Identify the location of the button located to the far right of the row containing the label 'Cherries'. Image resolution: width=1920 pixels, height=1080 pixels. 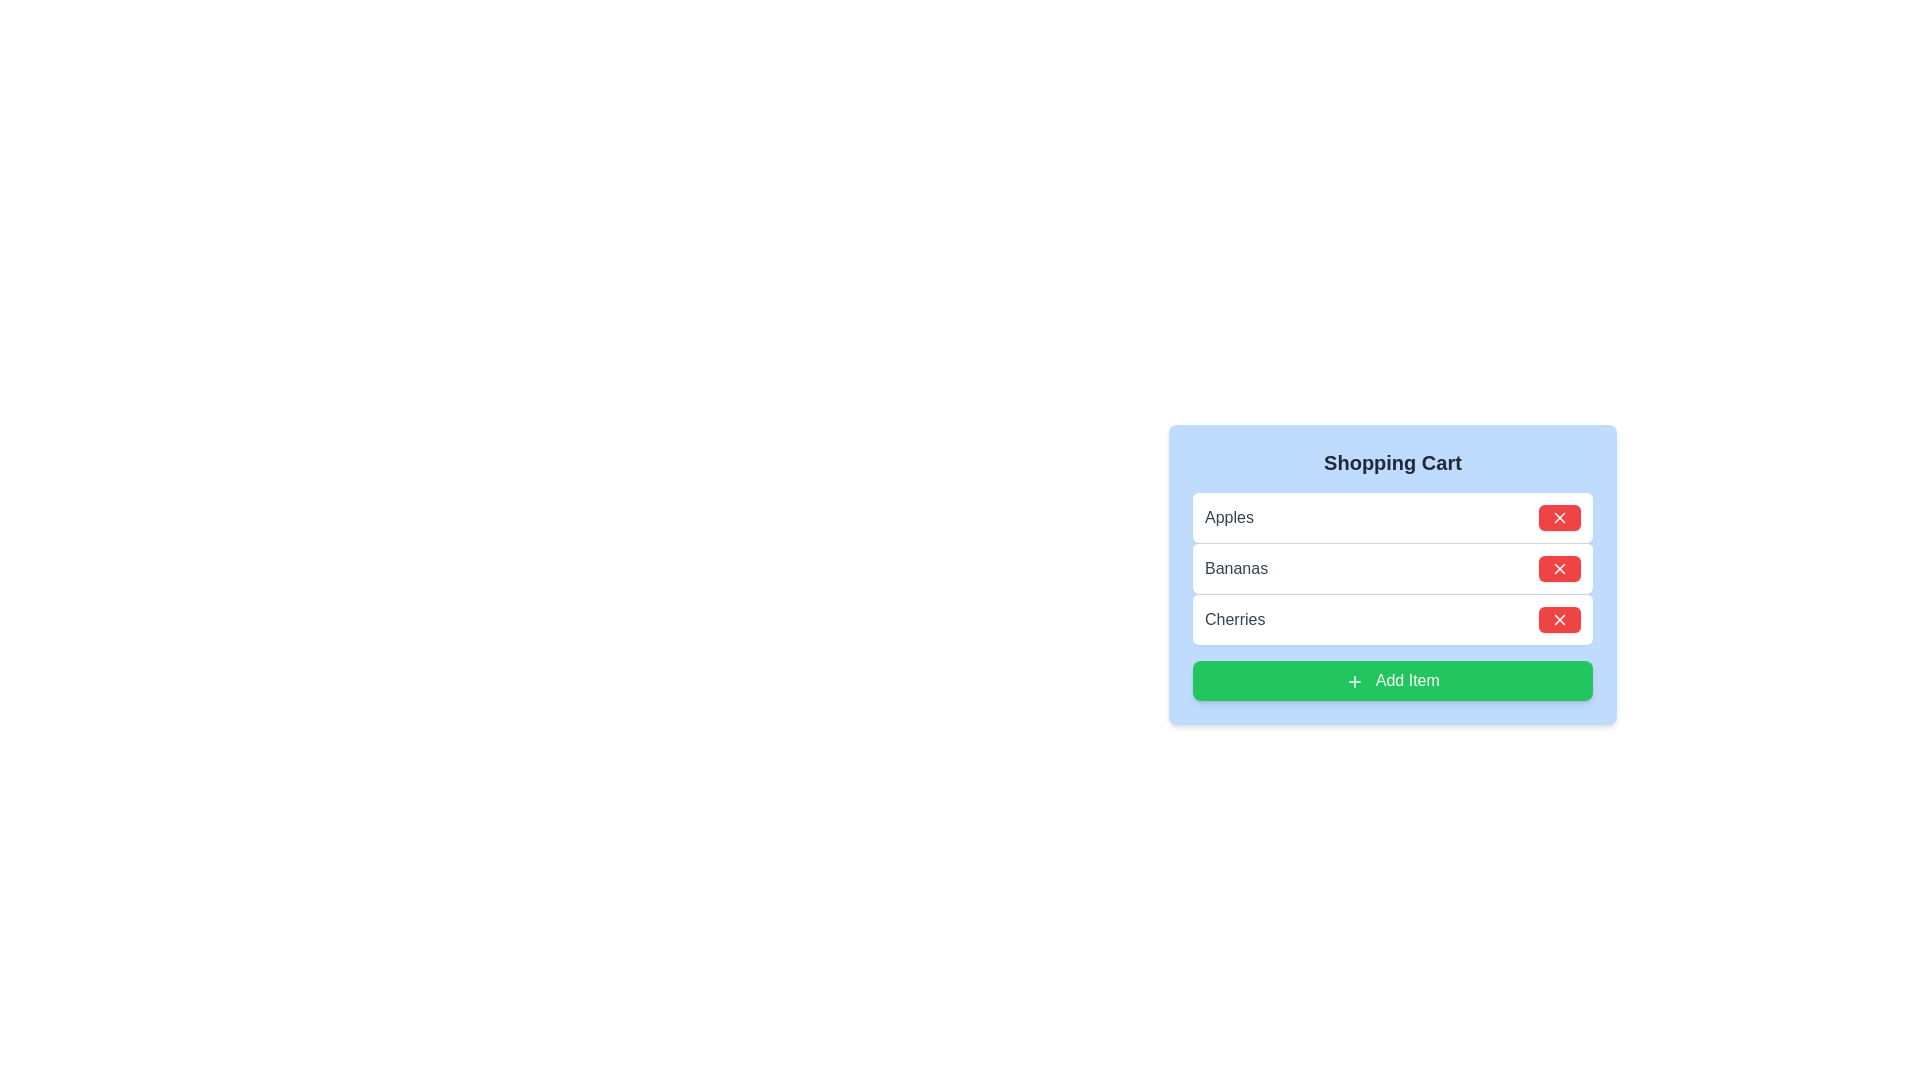
(1559, 619).